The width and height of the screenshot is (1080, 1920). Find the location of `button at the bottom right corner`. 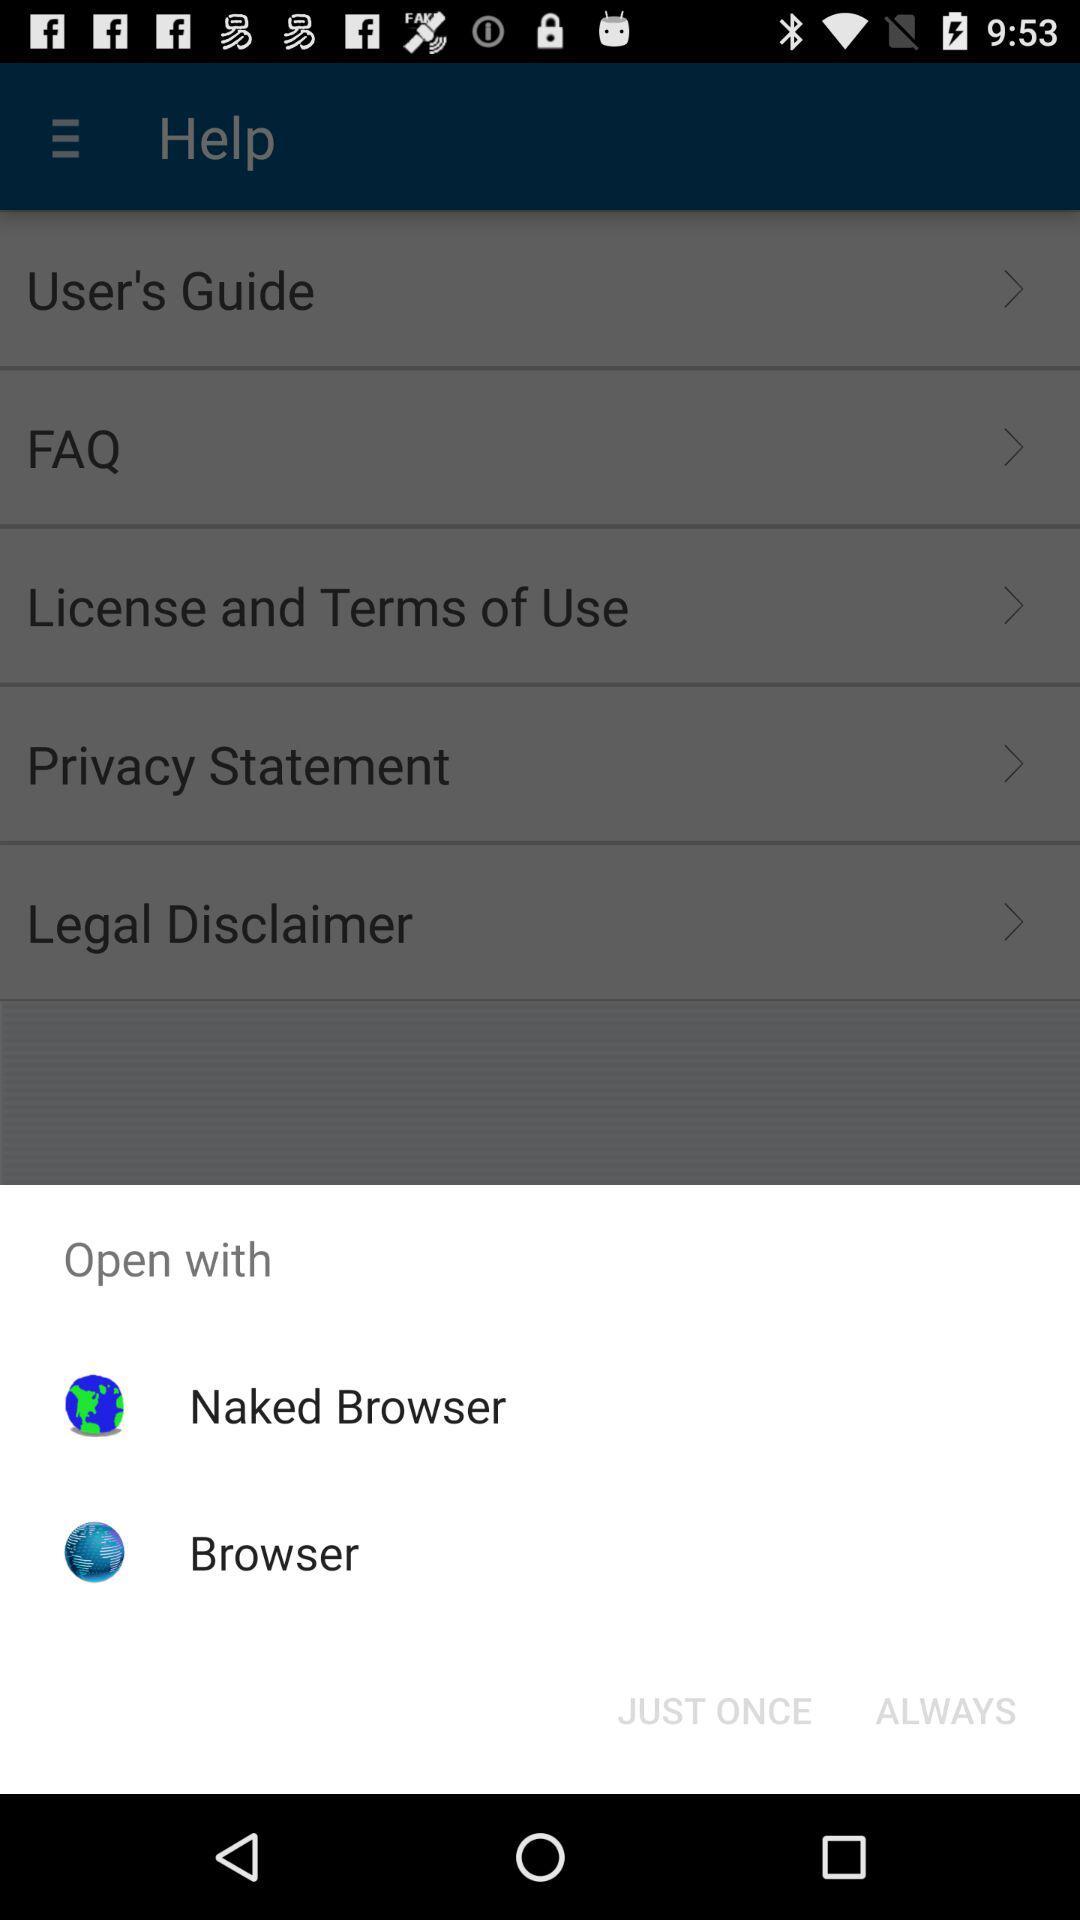

button at the bottom right corner is located at coordinates (945, 1708).